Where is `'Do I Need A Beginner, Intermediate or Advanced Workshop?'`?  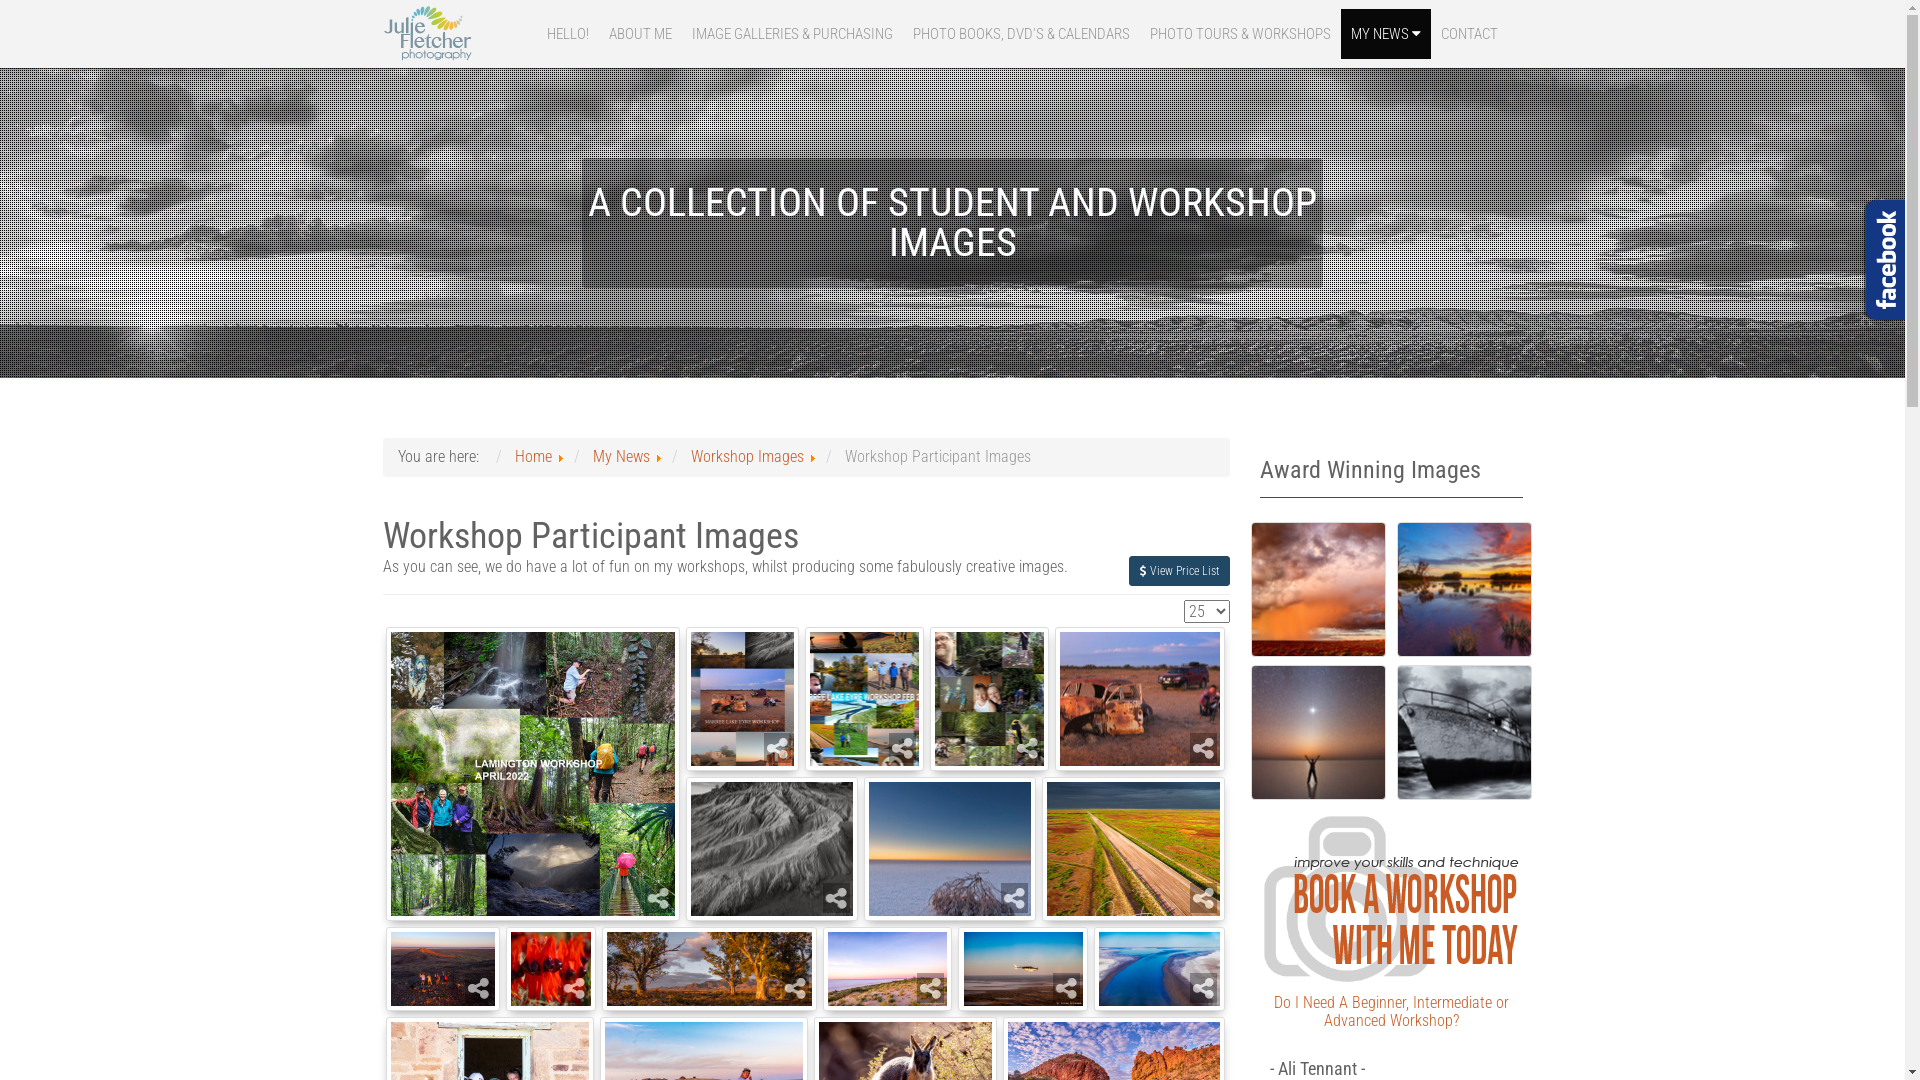 'Do I Need A Beginner, Intermediate or Advanced Workshop?' is located at coordinates (1390, 1011).